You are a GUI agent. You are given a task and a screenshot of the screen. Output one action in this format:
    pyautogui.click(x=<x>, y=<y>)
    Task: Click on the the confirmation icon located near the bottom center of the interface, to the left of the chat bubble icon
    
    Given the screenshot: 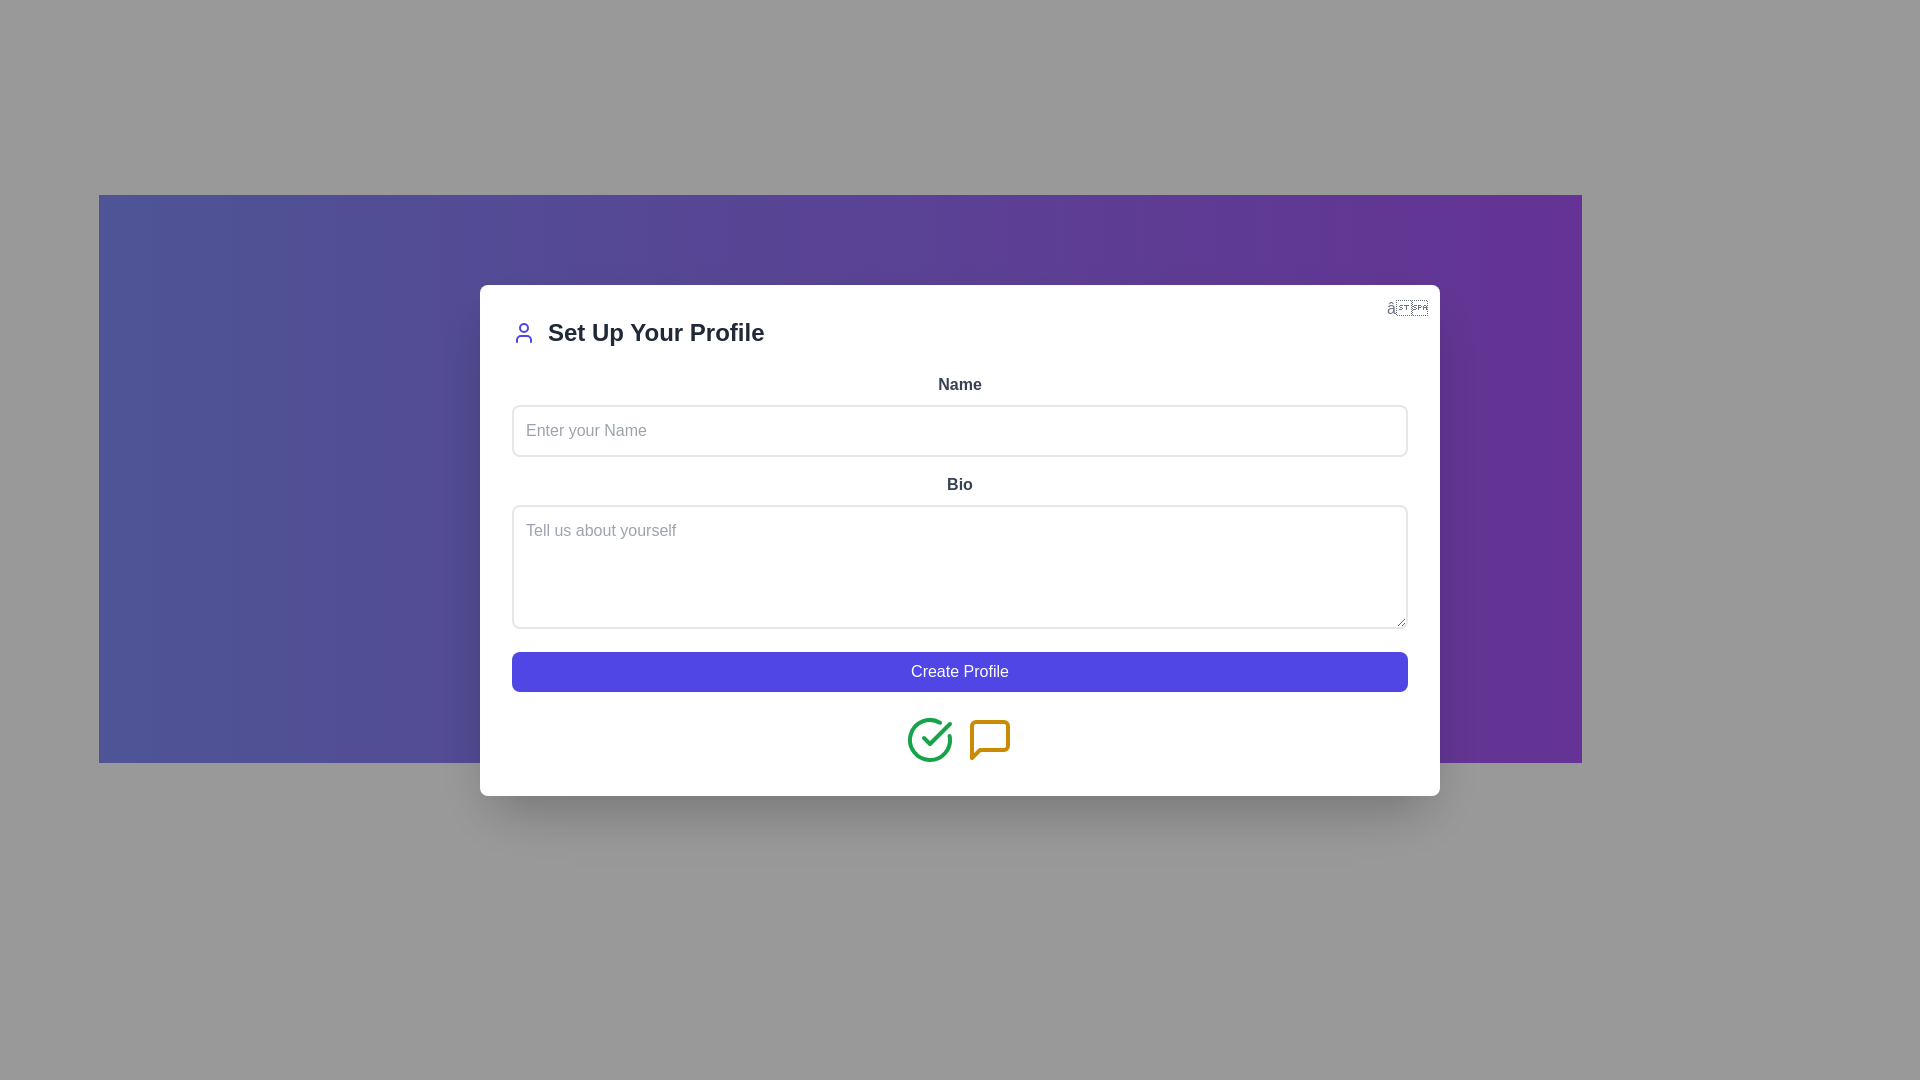 What is the action you would take?
    pyautogui.click(x=929, y=739)
    